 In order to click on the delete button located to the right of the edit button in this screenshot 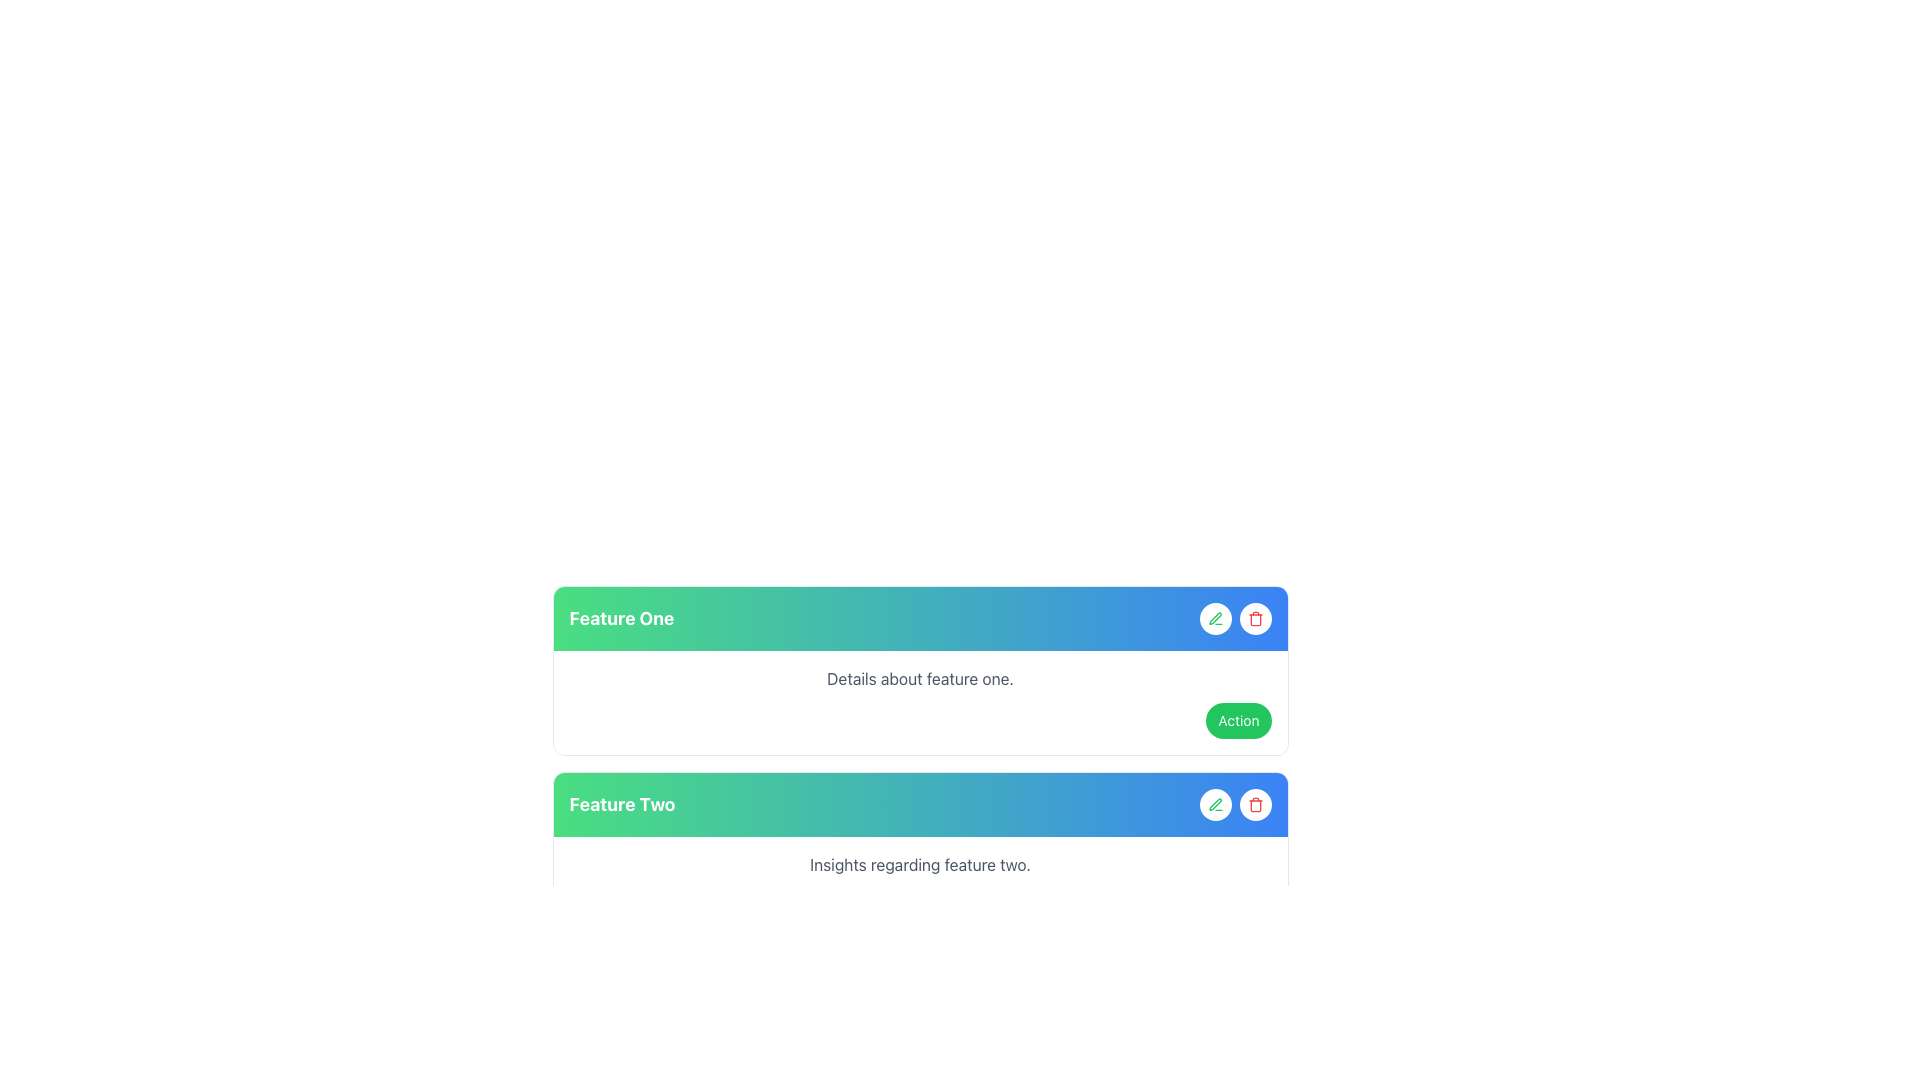, I will do `click(1254, 804)`.